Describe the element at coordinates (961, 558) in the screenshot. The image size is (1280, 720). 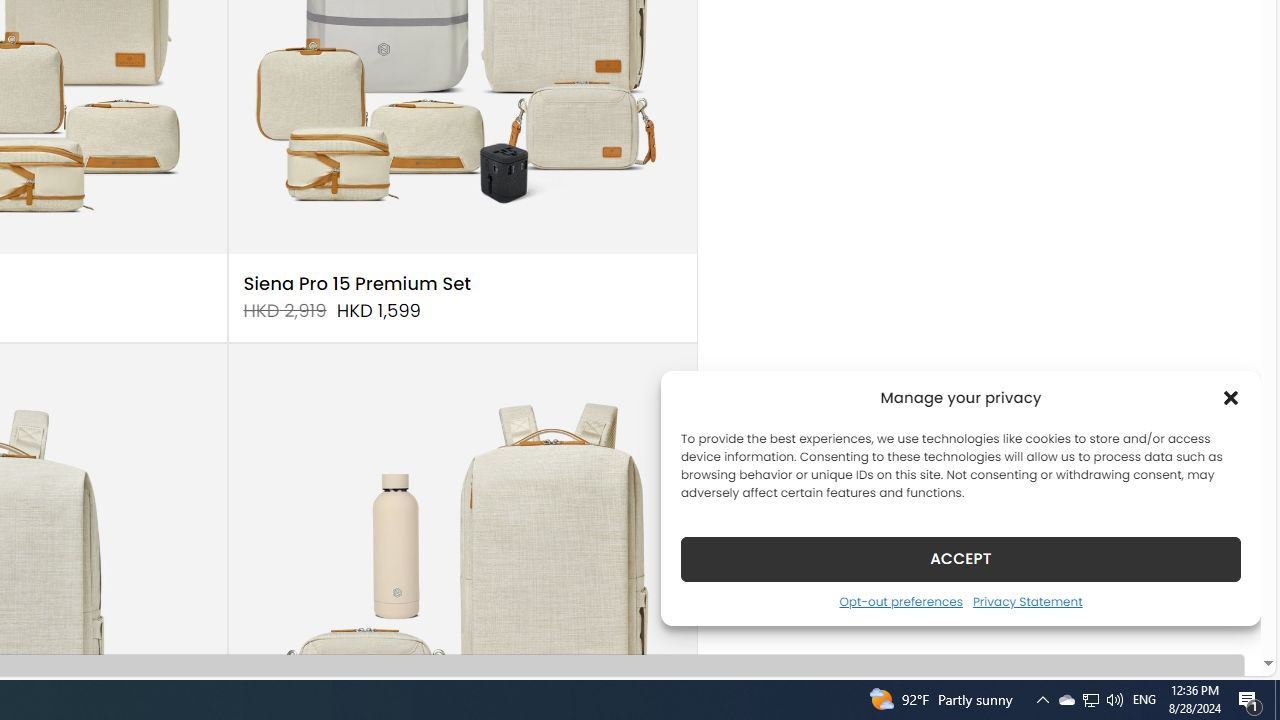
I see `'ACCEPT'` at that location.